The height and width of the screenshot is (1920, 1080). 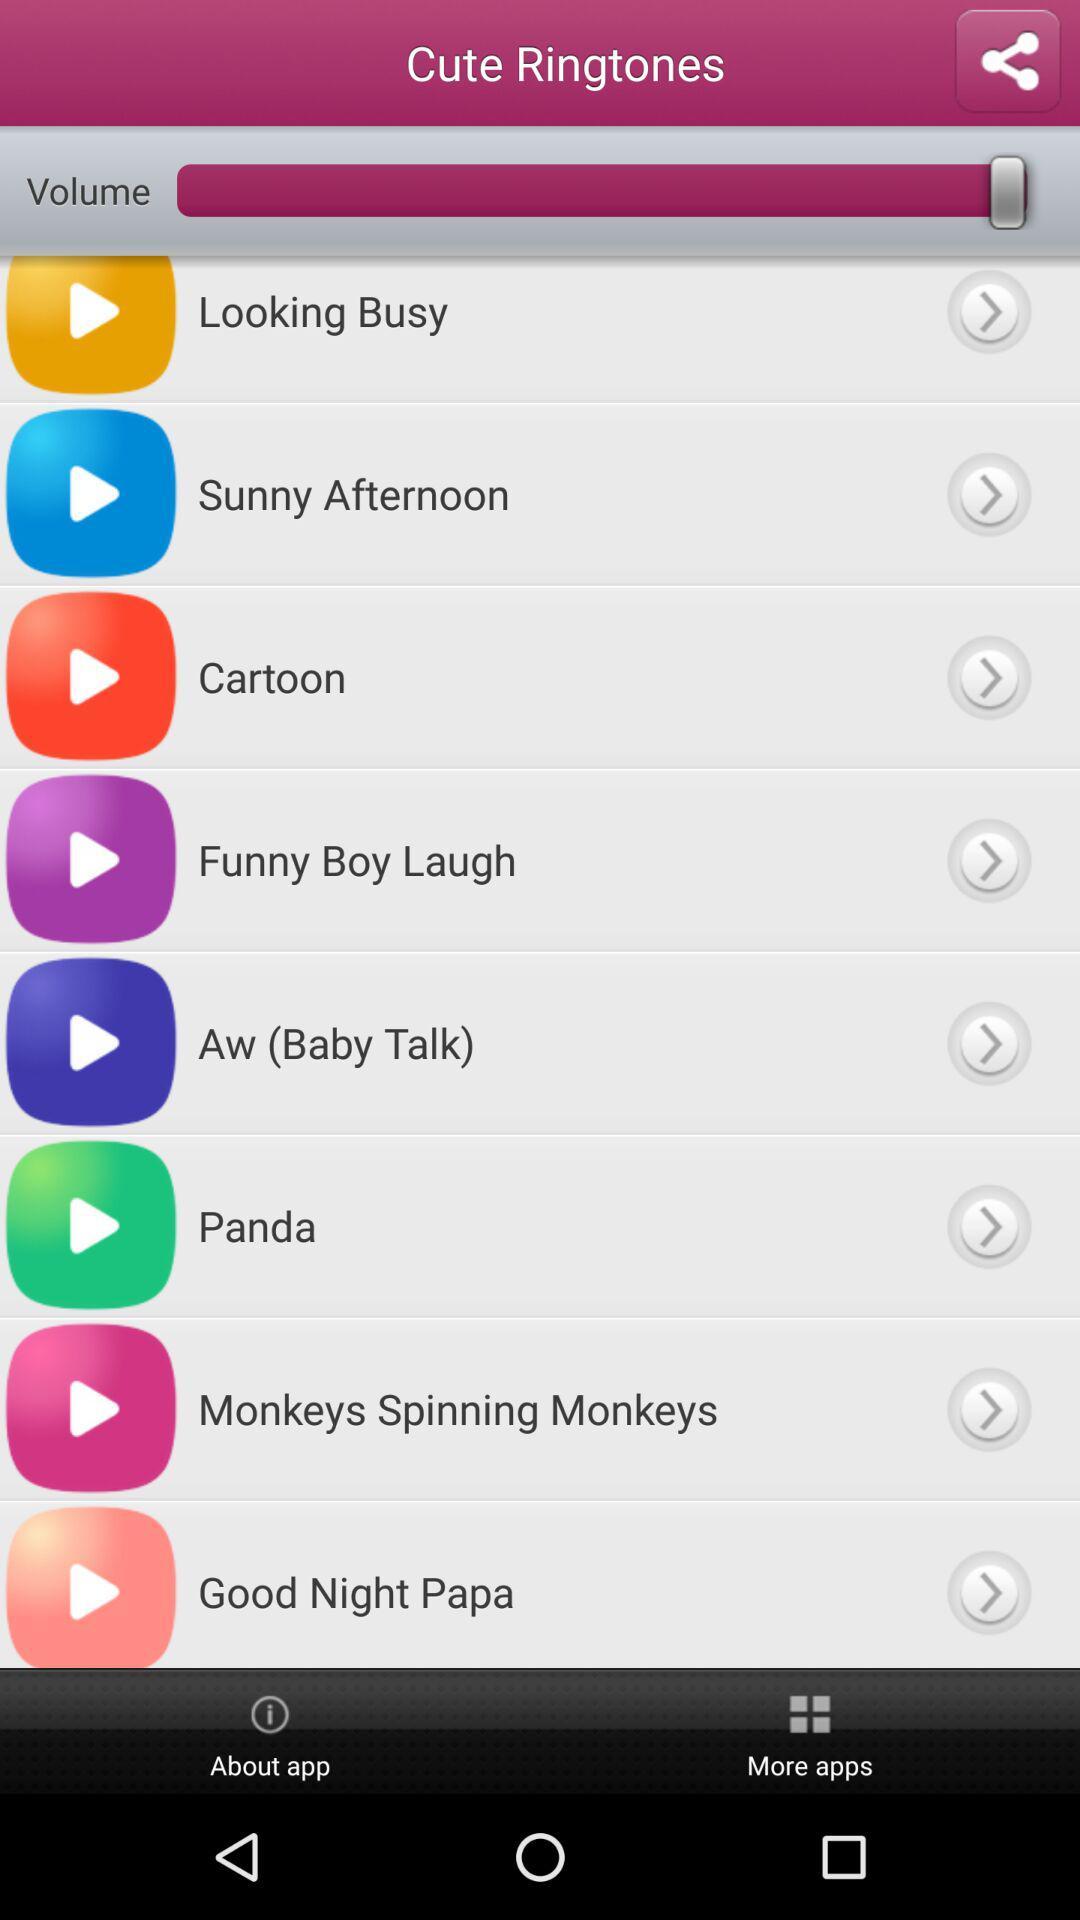 I want to click on option and go back, so click(x=987, y=328).